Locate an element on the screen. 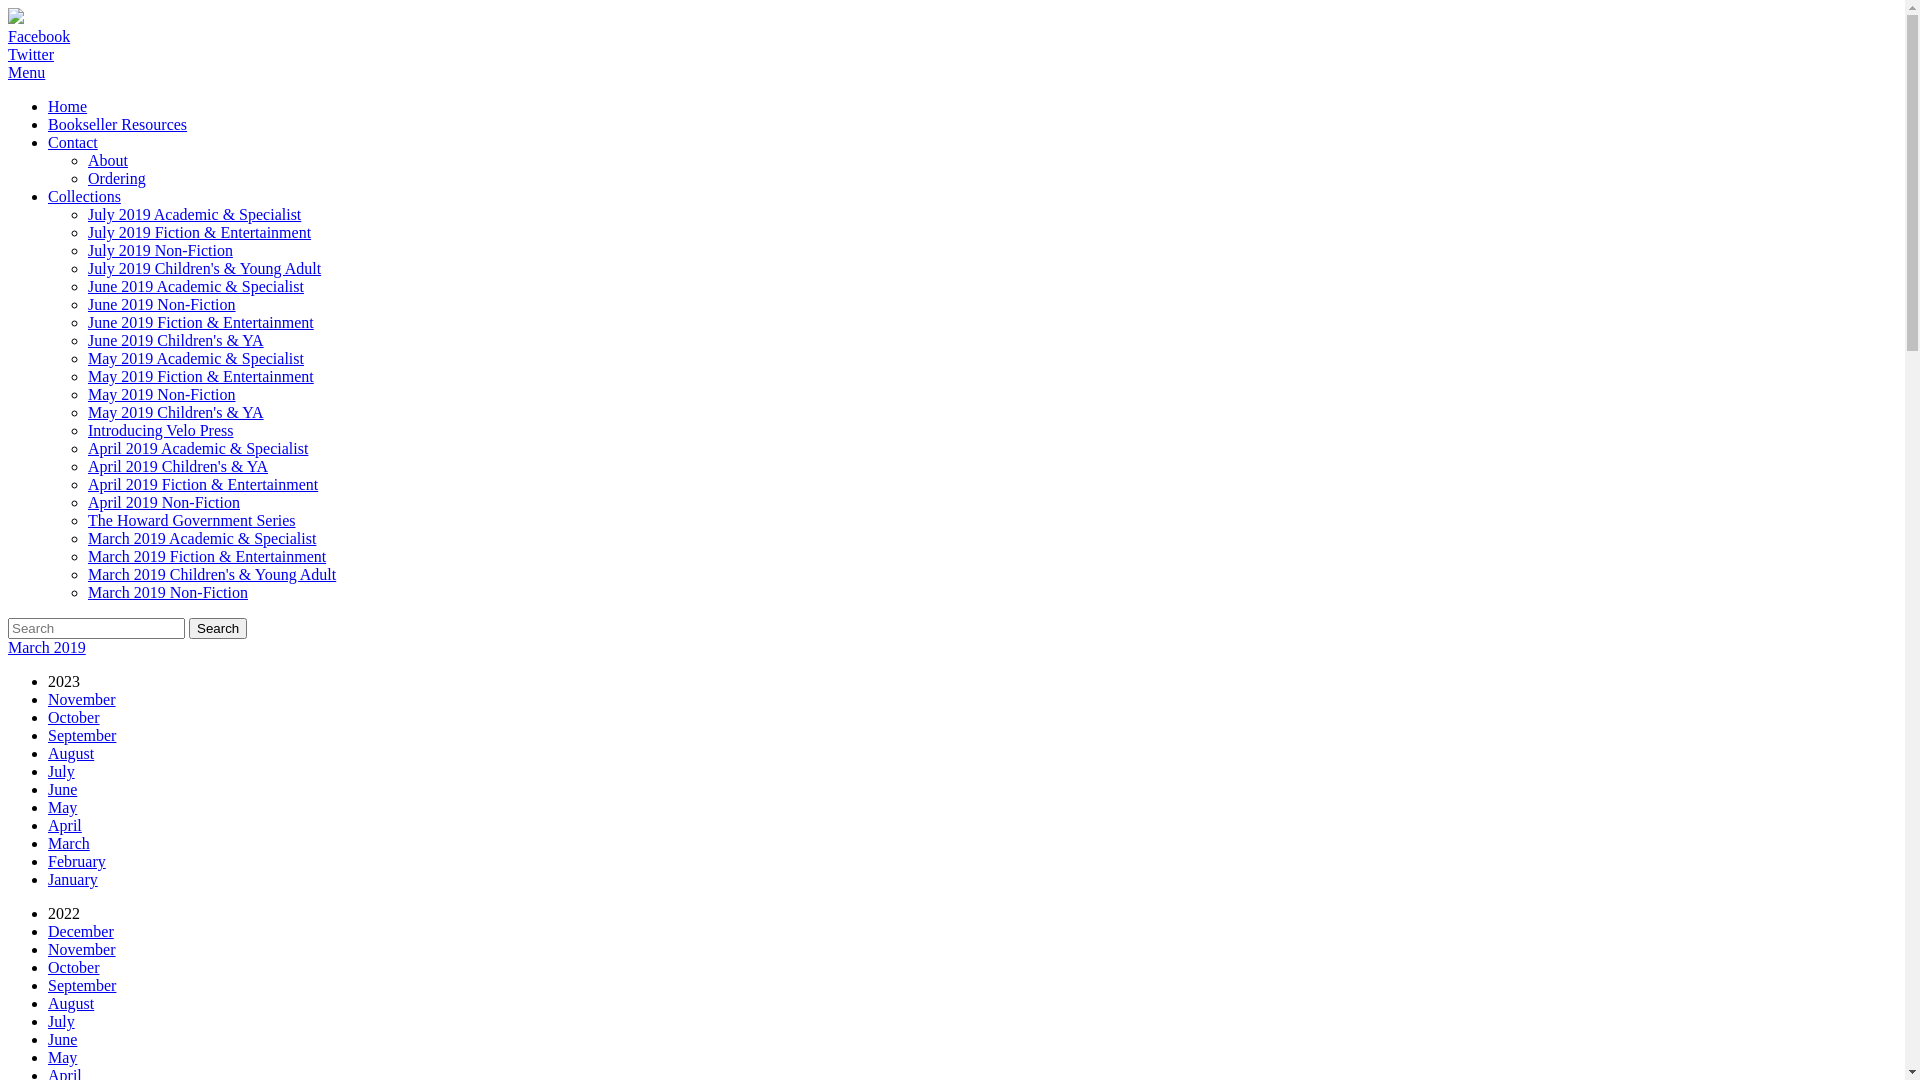  'The Howard Government Series' is located at coordinates (86, 519).